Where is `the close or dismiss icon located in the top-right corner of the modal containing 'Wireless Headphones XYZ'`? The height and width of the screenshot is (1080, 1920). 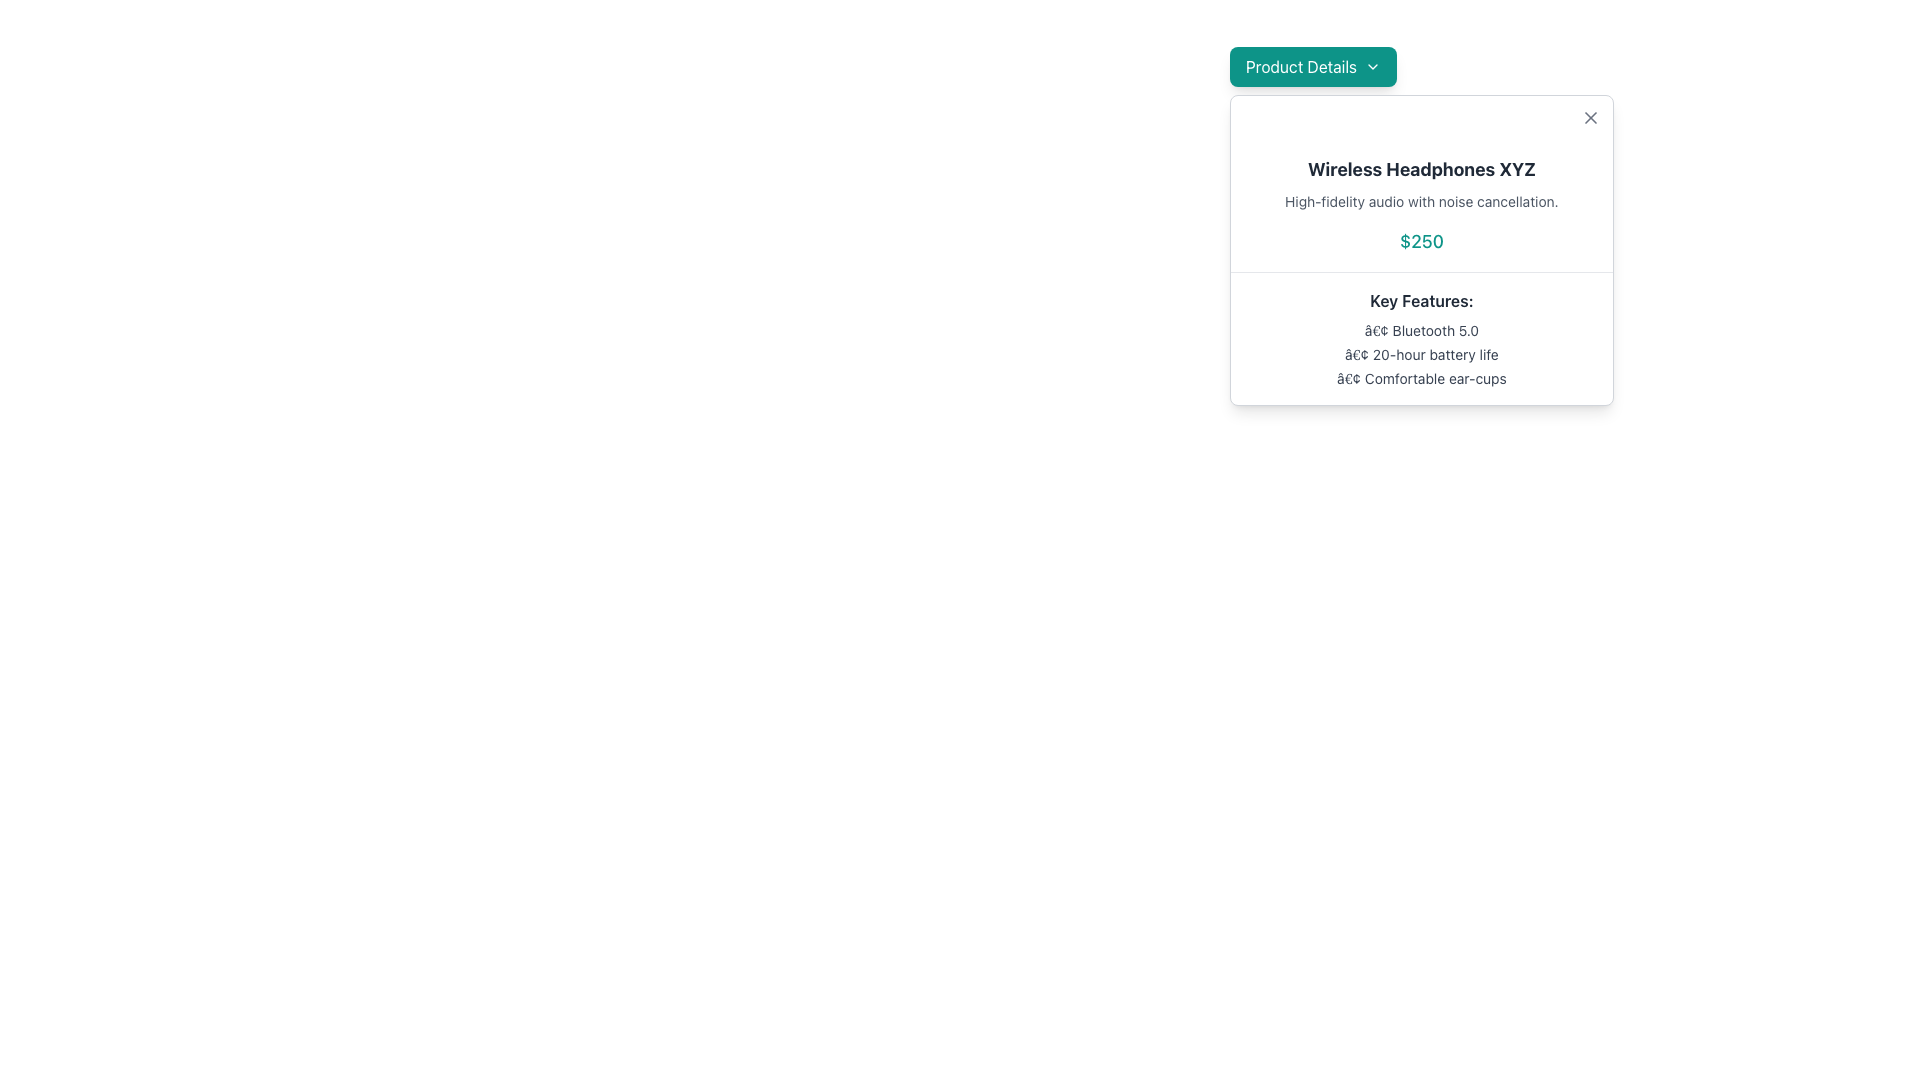 the close or dismiss icon located in the top-right corner of the modal containing 'Wireless Headphones XYZ' is located at coordinates (1589, 118).